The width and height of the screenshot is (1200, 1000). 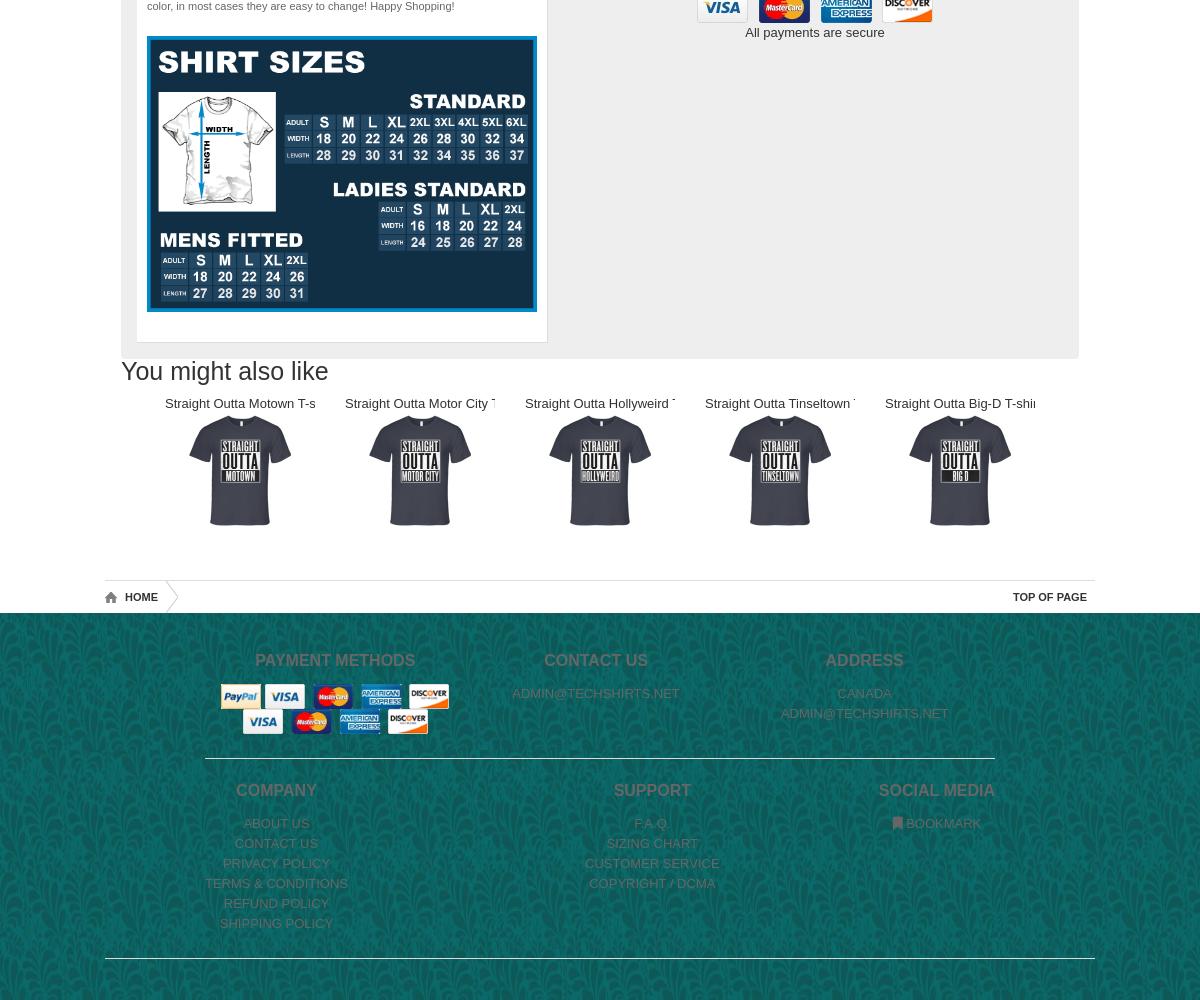 I want to click on 'Refund Policy', so click(x=275, y=903).